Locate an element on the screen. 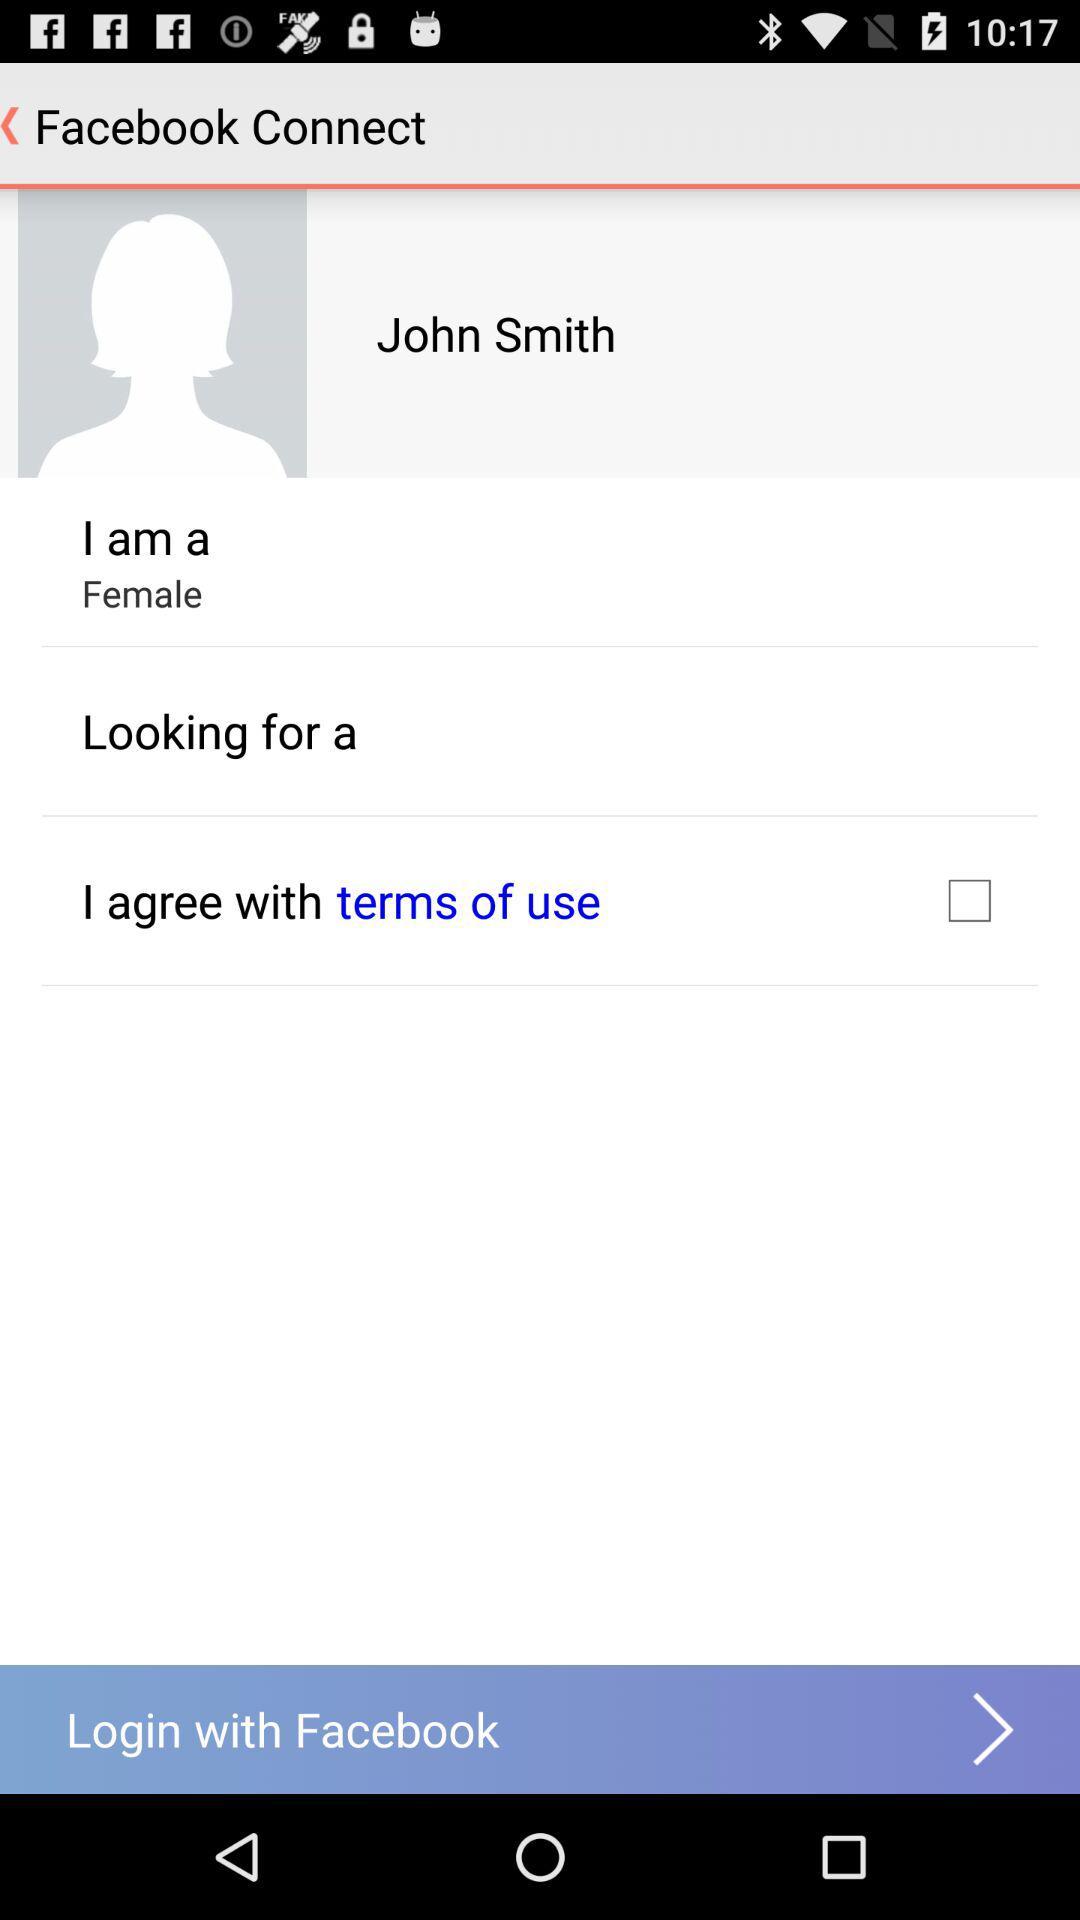  i agree with is located at coordinates (202, 899).